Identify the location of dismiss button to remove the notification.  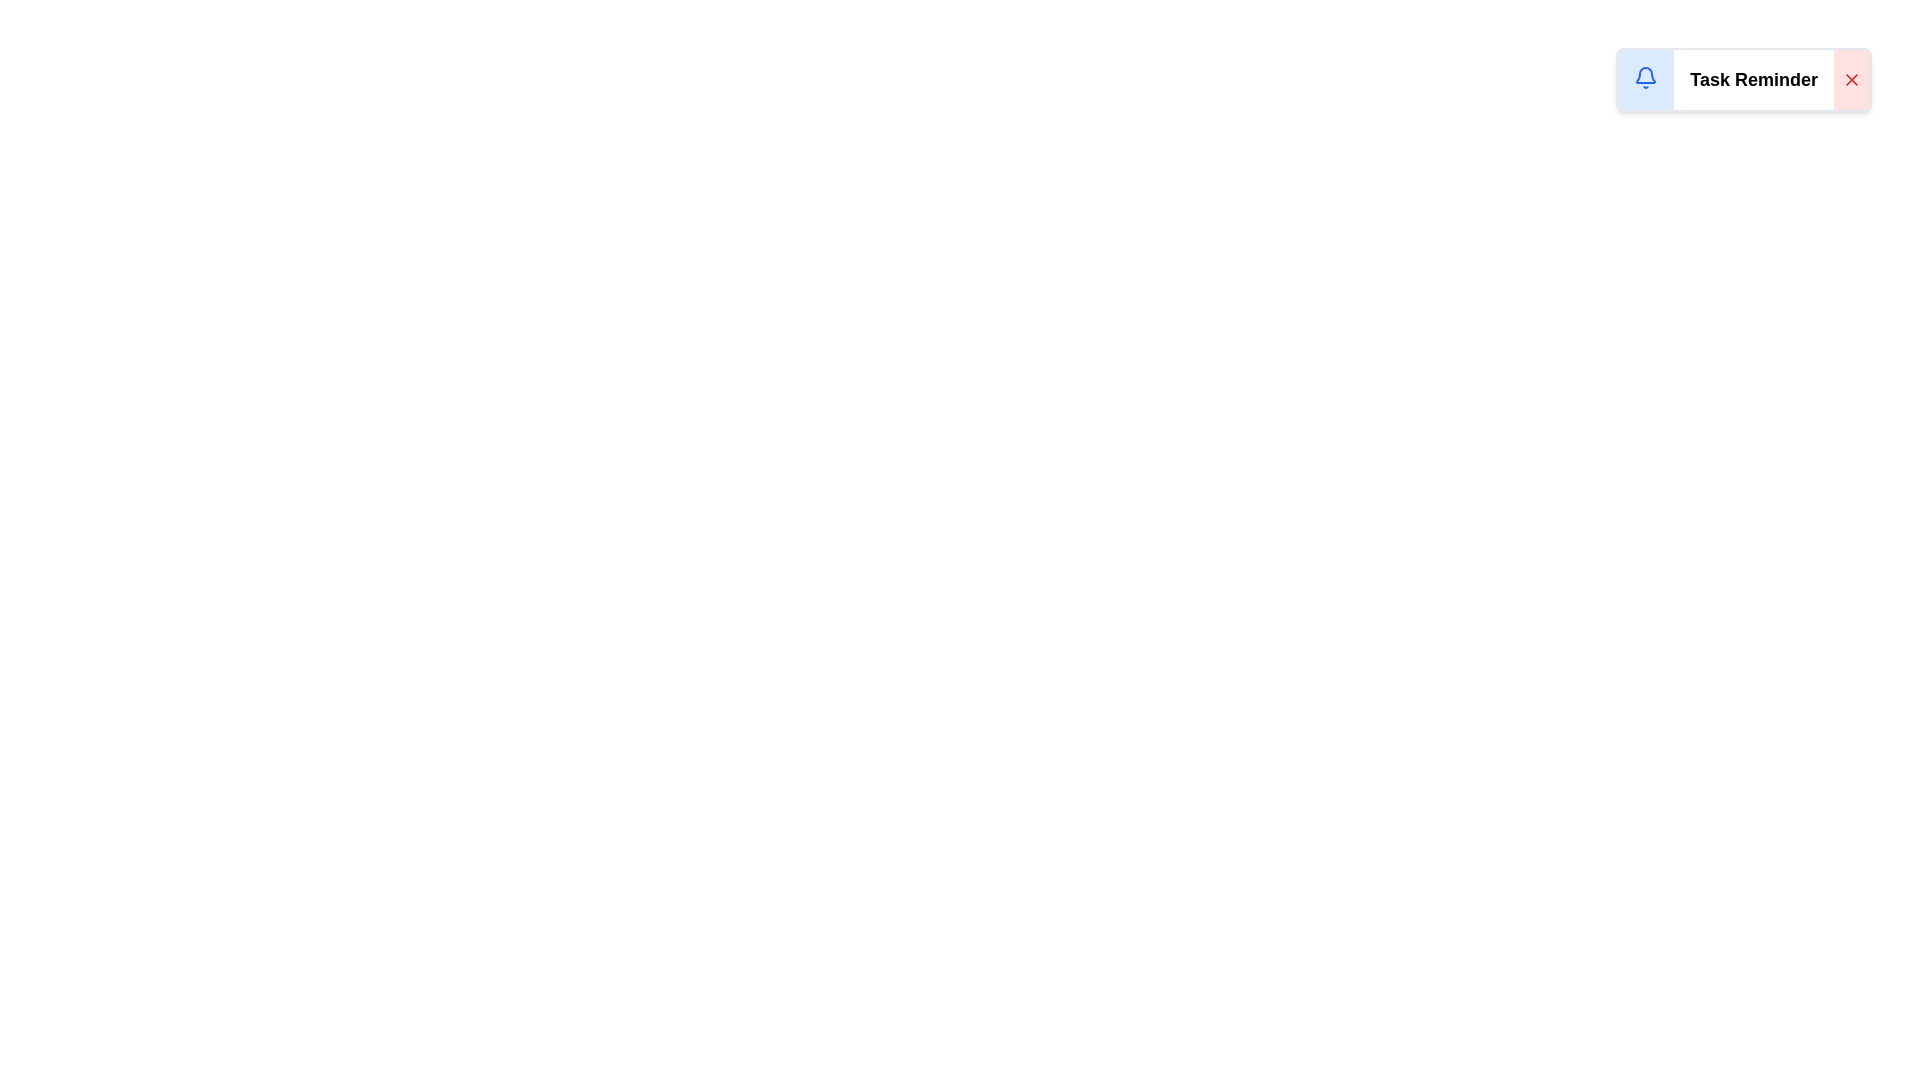
(1851, 79).